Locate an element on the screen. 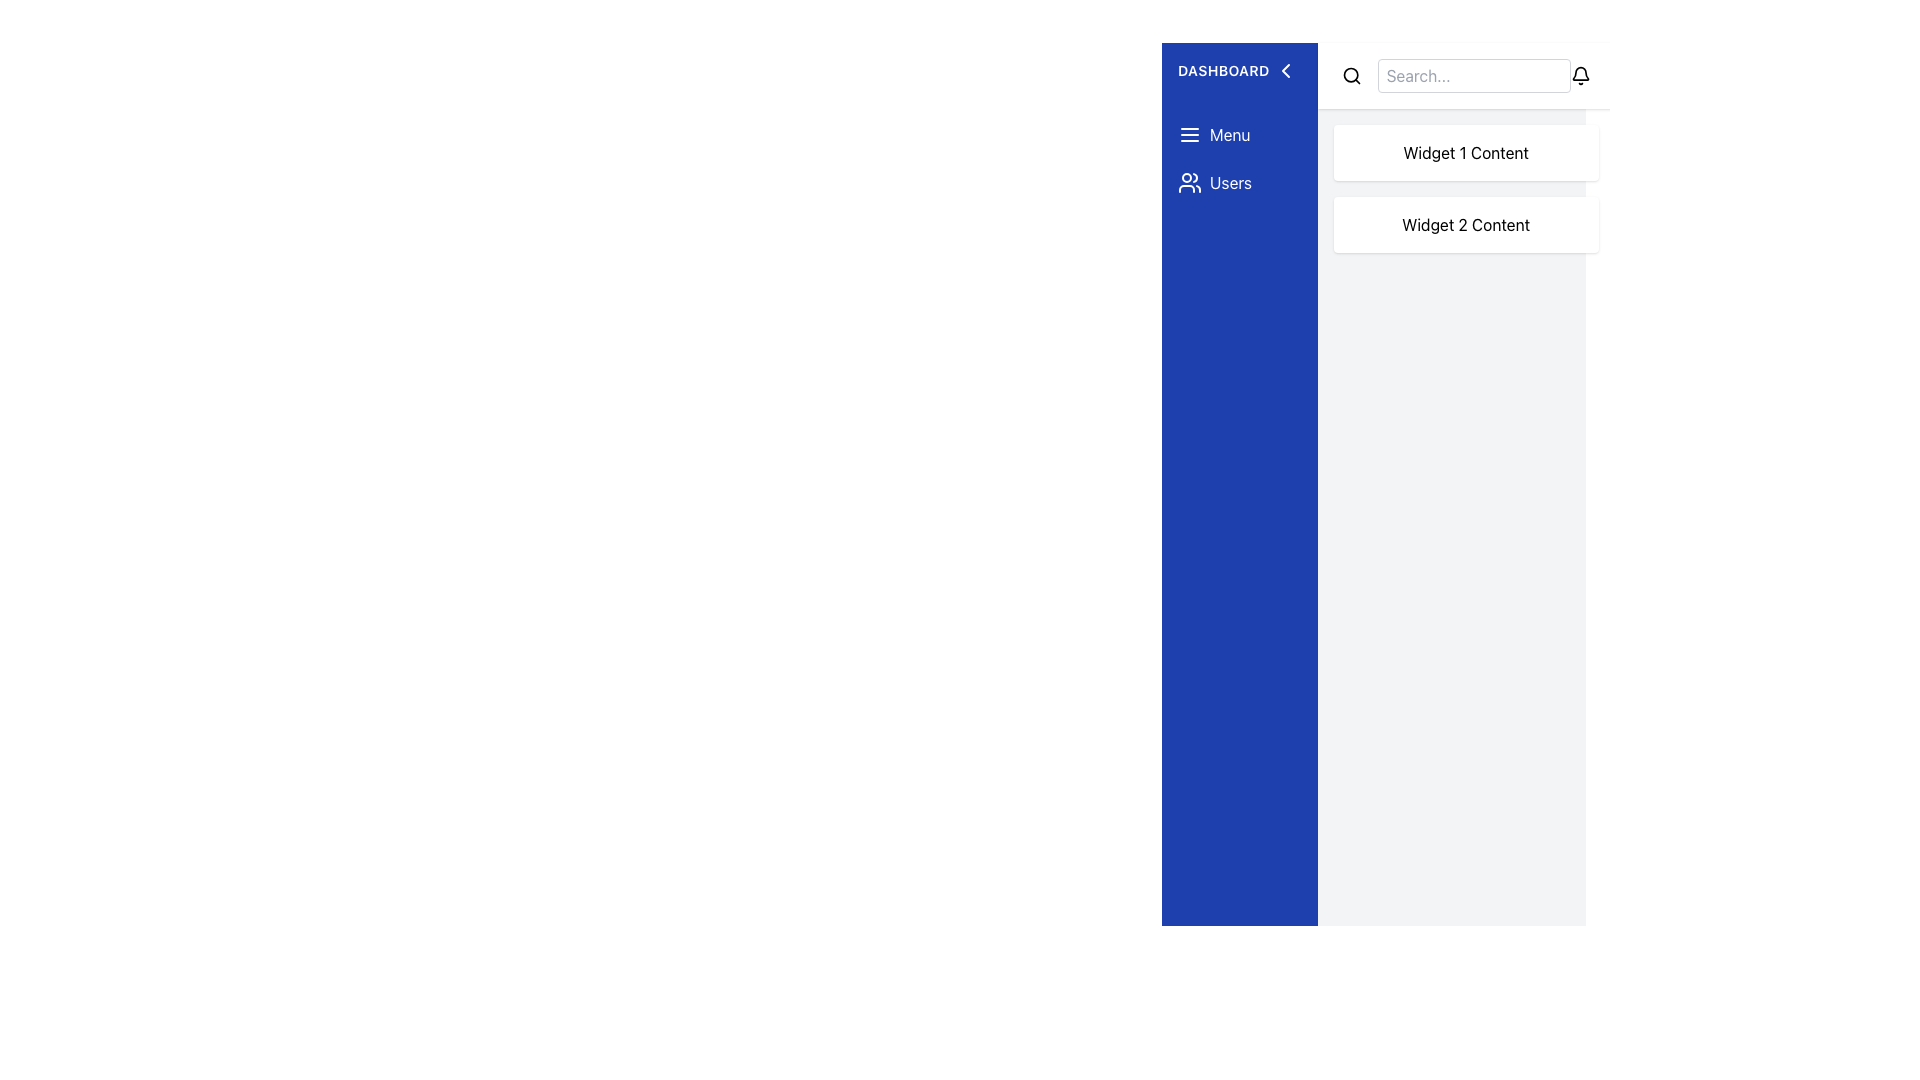 The width and height of the screenshot is (1920, 1080). the text label 'Users' located in the dark blue sidebar, which is aligned next to the user group icon is located at coordinates (1230, 182).